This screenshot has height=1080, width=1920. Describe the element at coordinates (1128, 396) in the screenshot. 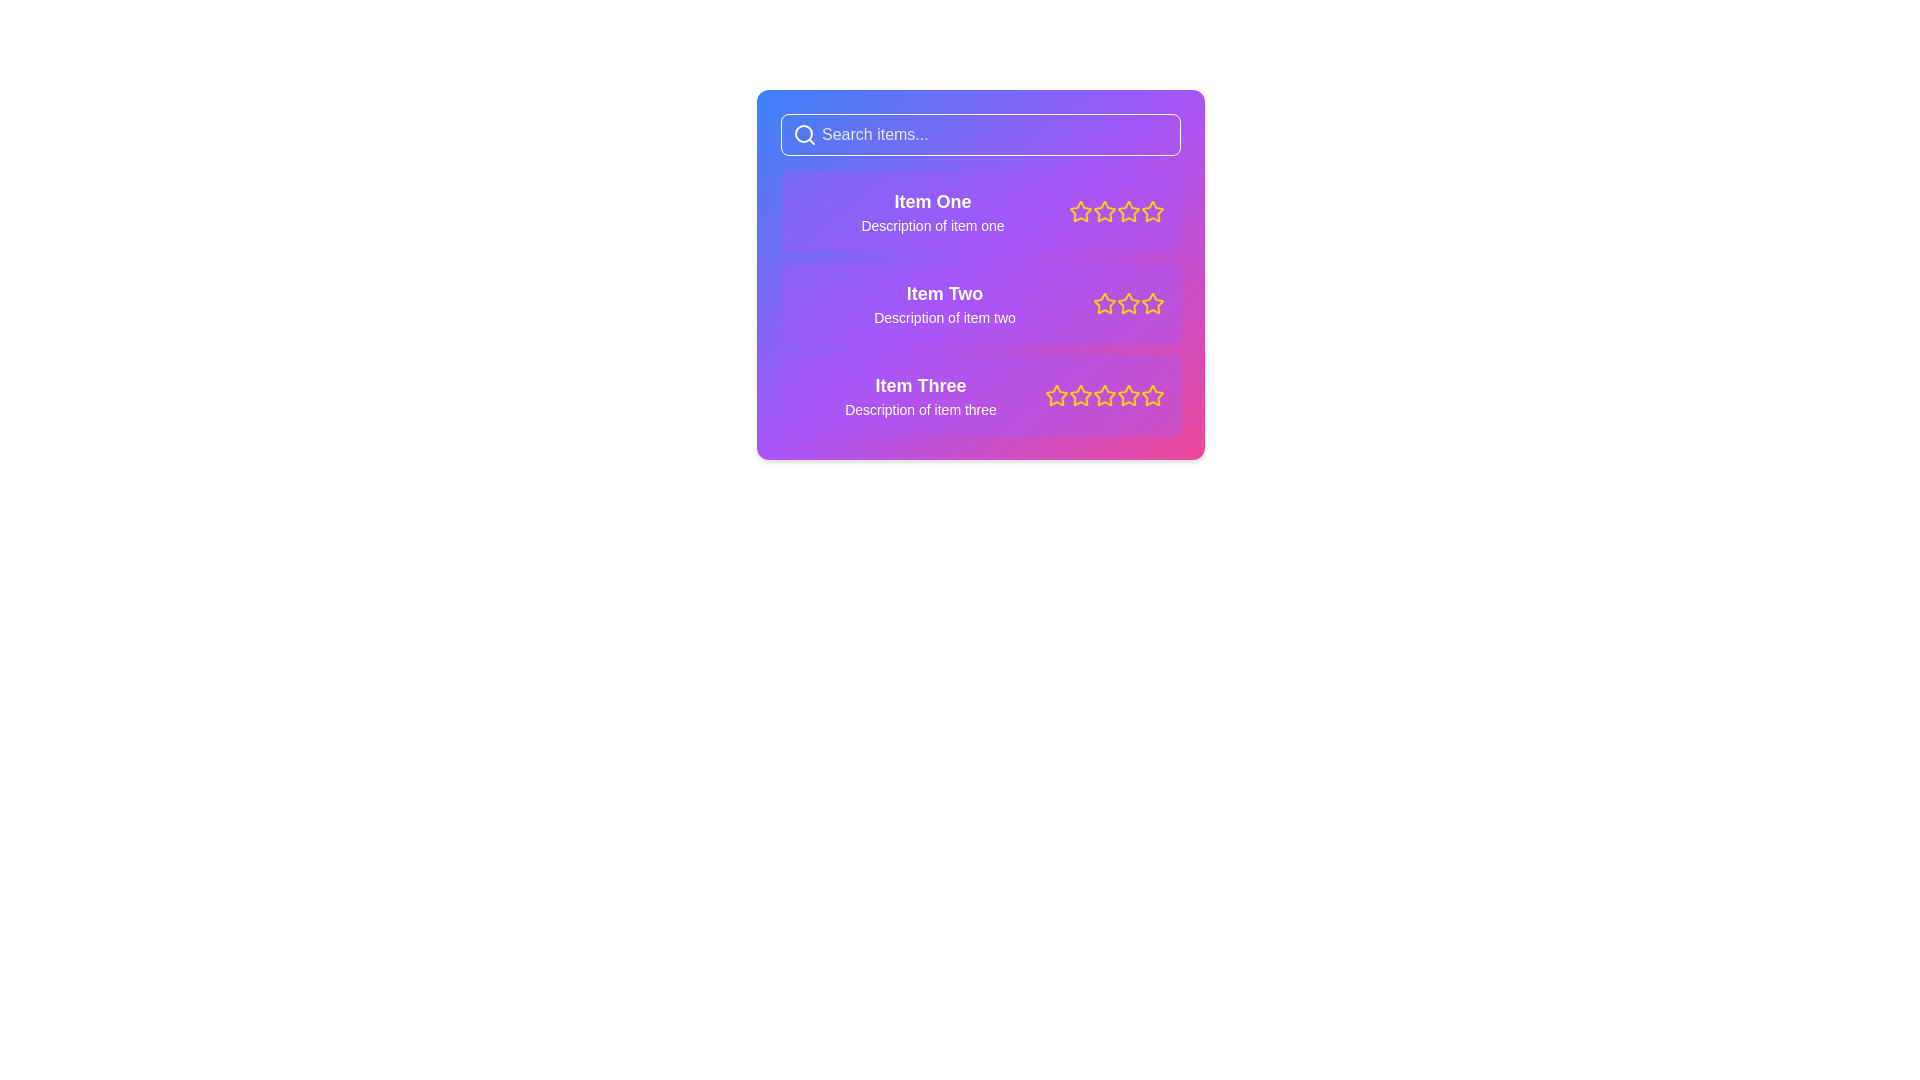

I see `the fifth star icon outlined in yellow, which is part of a horizontal row of five stars used for rating in the third item of a vertical list` at that location.